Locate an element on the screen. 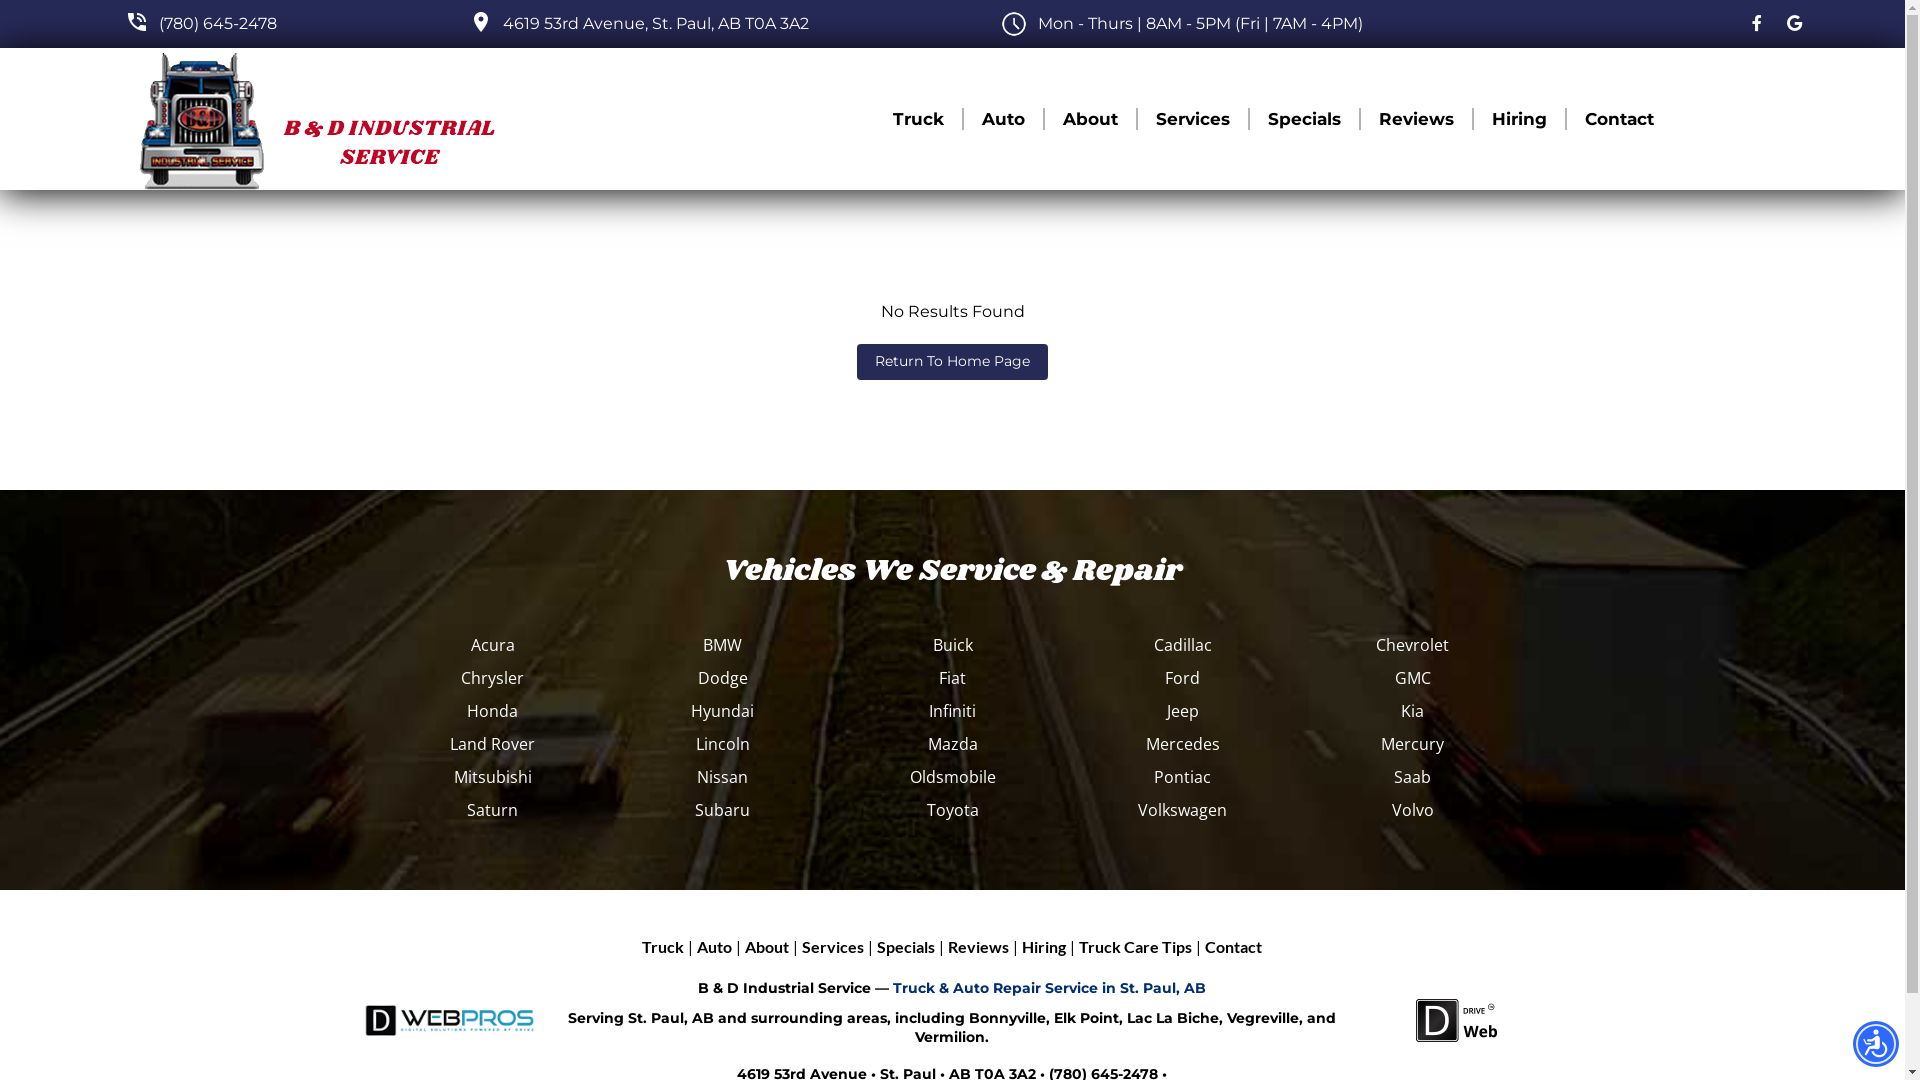 Image resolution: width=1920 pixels, height=1080 pixels. 'Contact' is located at coordinates (1232, 946).